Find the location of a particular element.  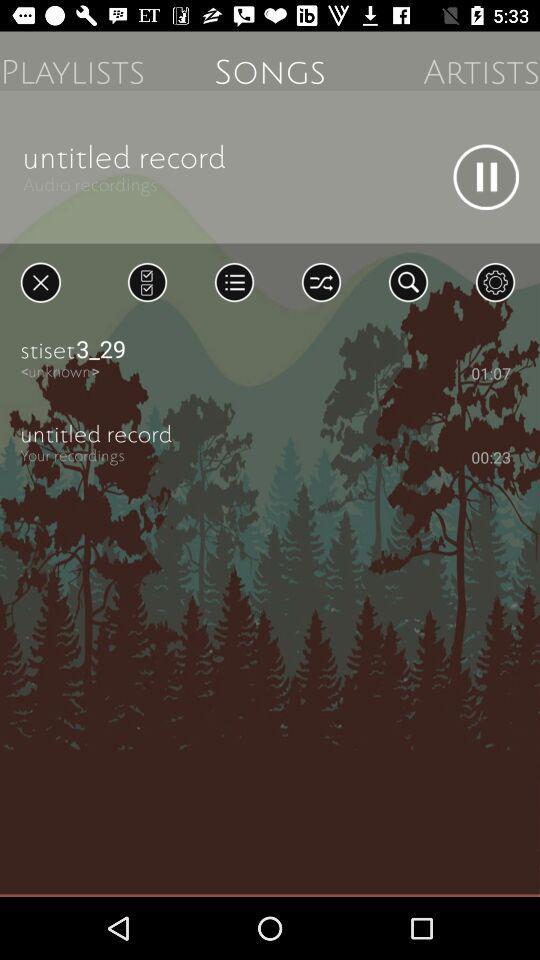

menu page is located at coordinates (146, 281).